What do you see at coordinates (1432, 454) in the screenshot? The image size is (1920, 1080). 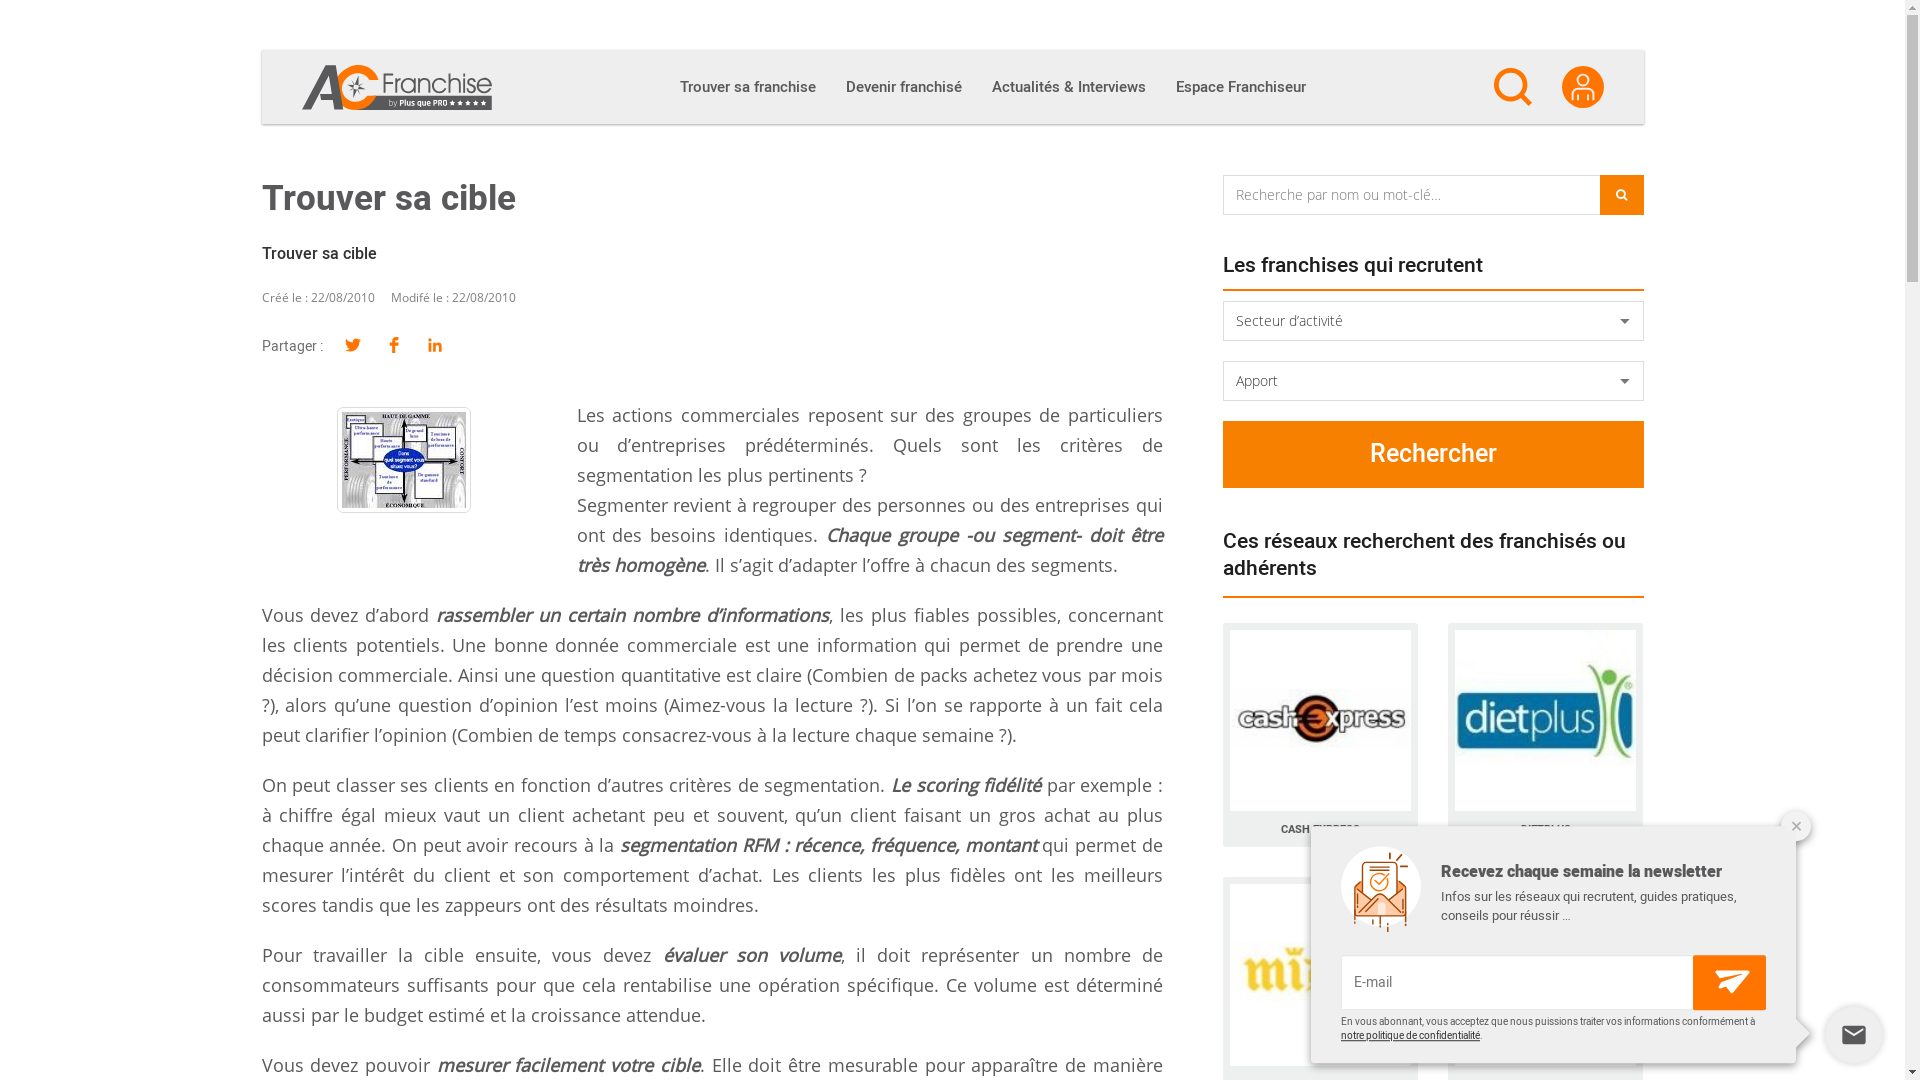 I see `'Rechercher'` at bounding box center [1432, 454].